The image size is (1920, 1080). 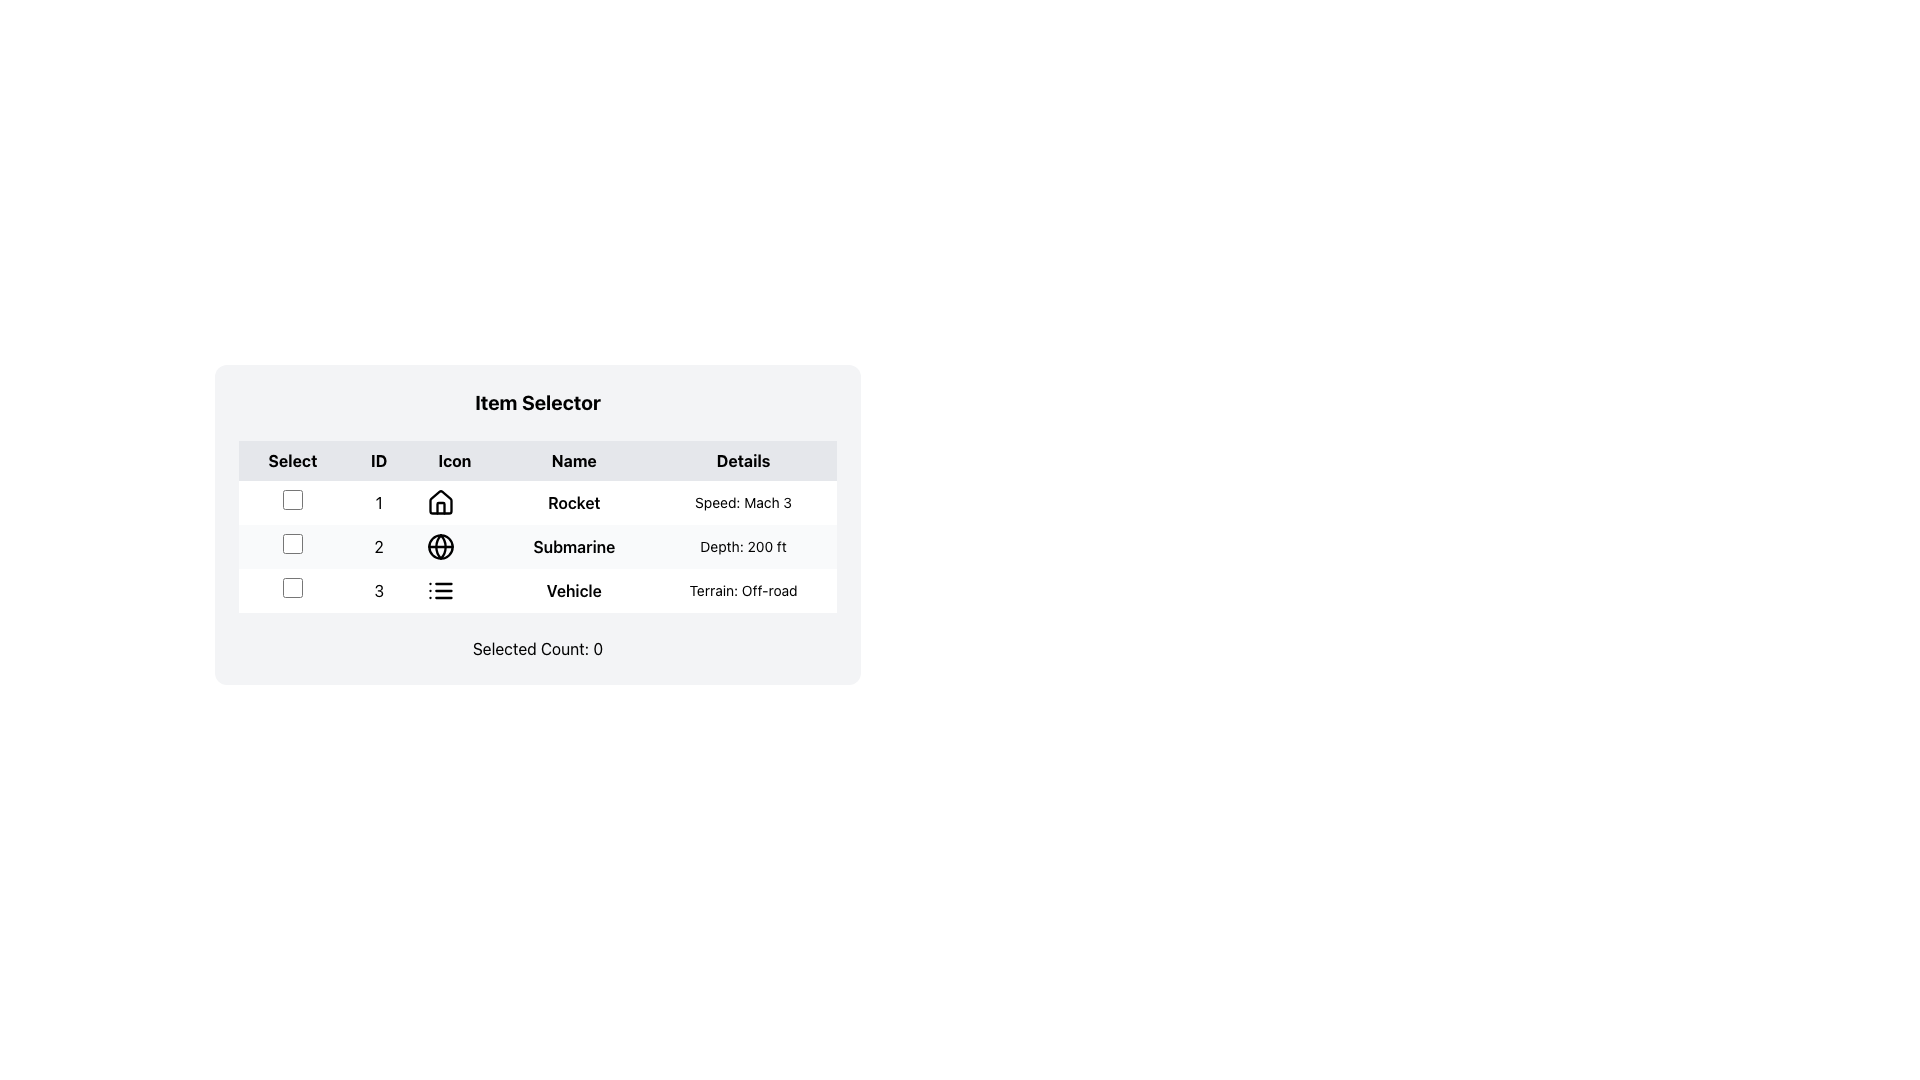 What do you see at coordinates (440, 501) in the screenshot?
I see `the 'house' or 'home' icon located in the first row of the table under the 'Icon' column, adjacent to the text label 'Rocket'` at bounding box center [440, 501].